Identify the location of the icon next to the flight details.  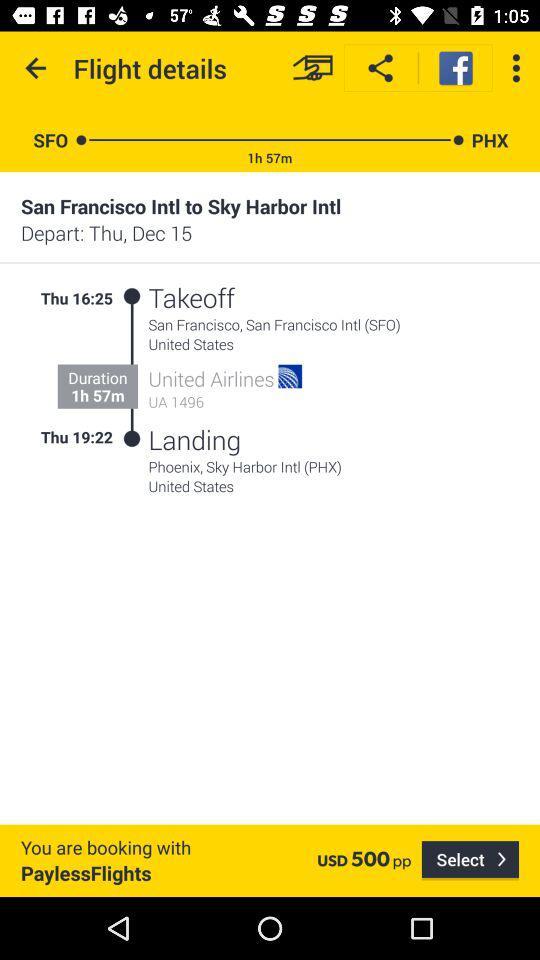
(36, 68).